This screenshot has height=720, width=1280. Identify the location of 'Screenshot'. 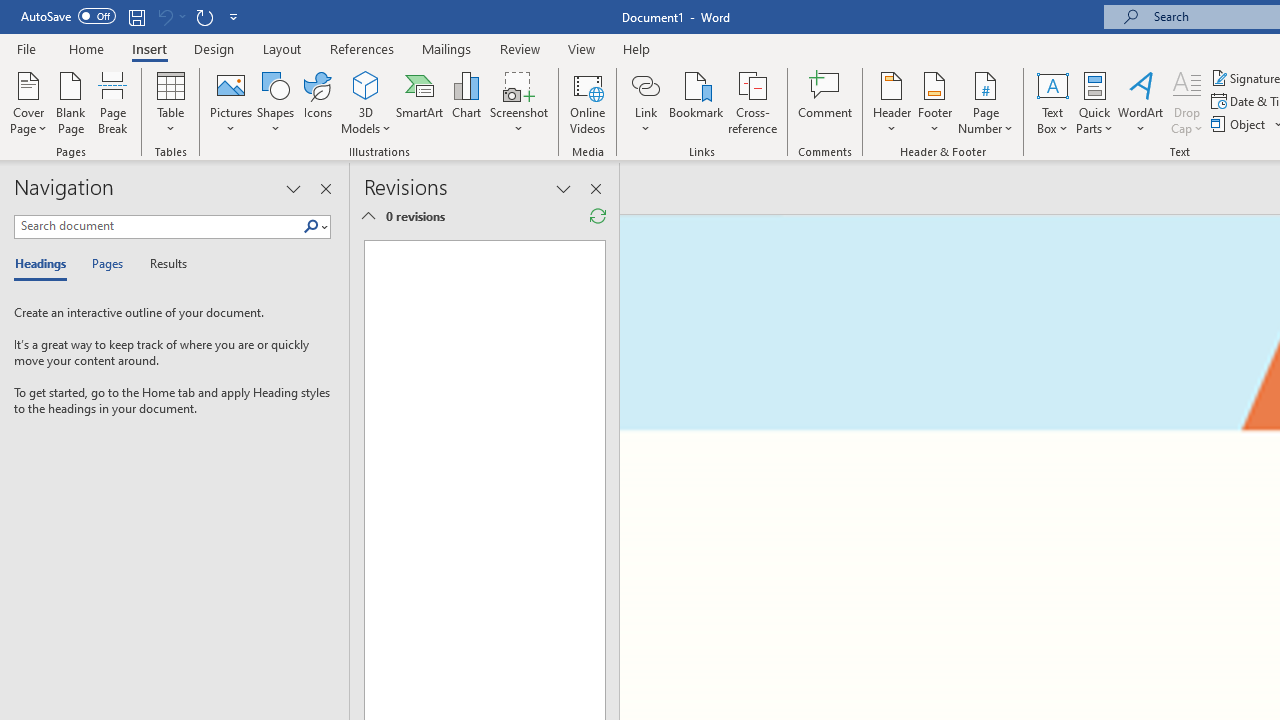
(519, 103).